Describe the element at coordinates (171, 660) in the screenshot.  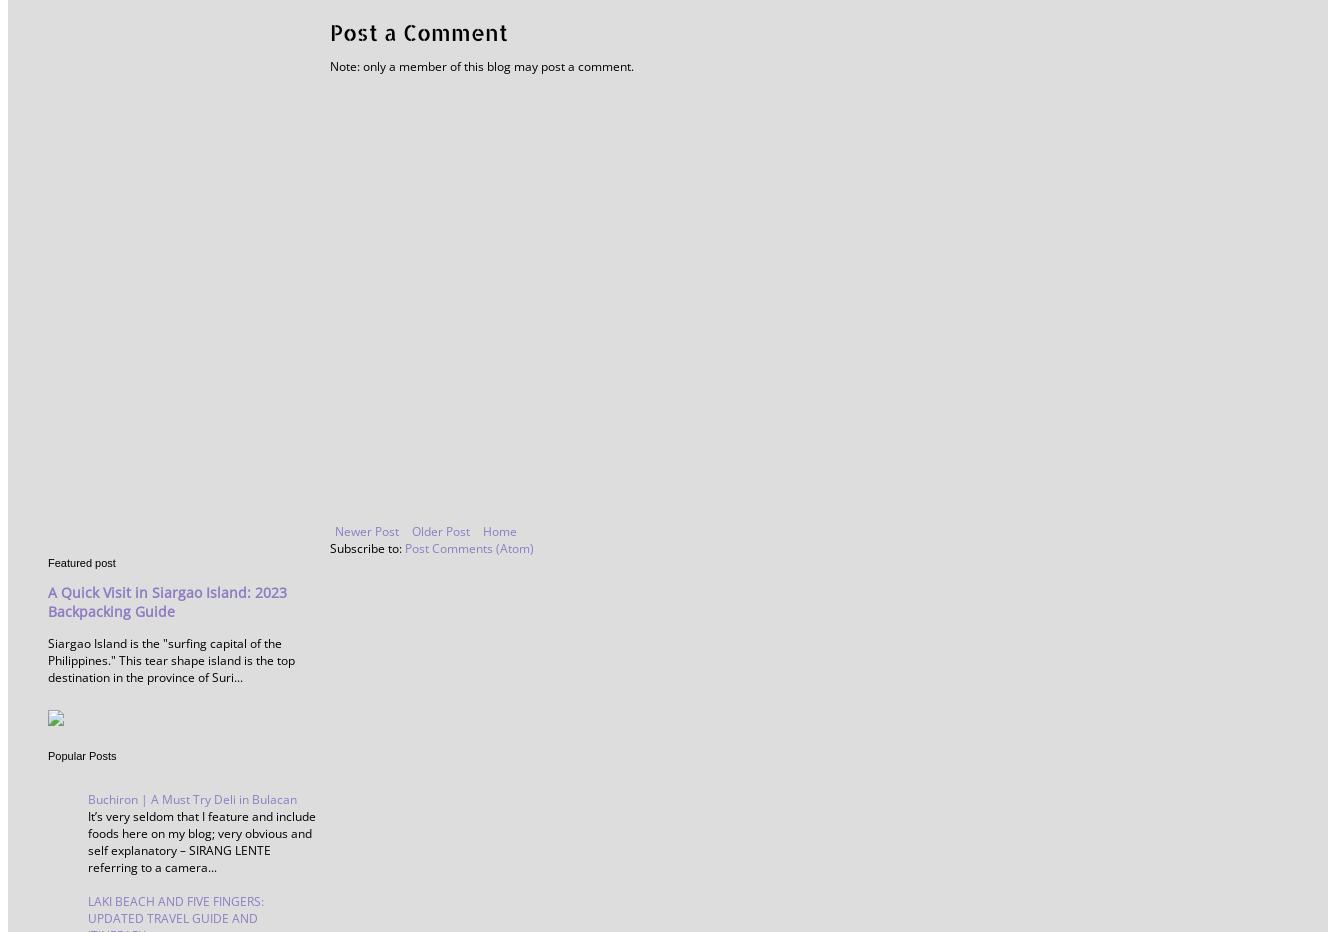
I see `'Siargao Island is the "surfing capital of the Philippines." This tear shape island is the top destination in the province of Suri...'` at that location.